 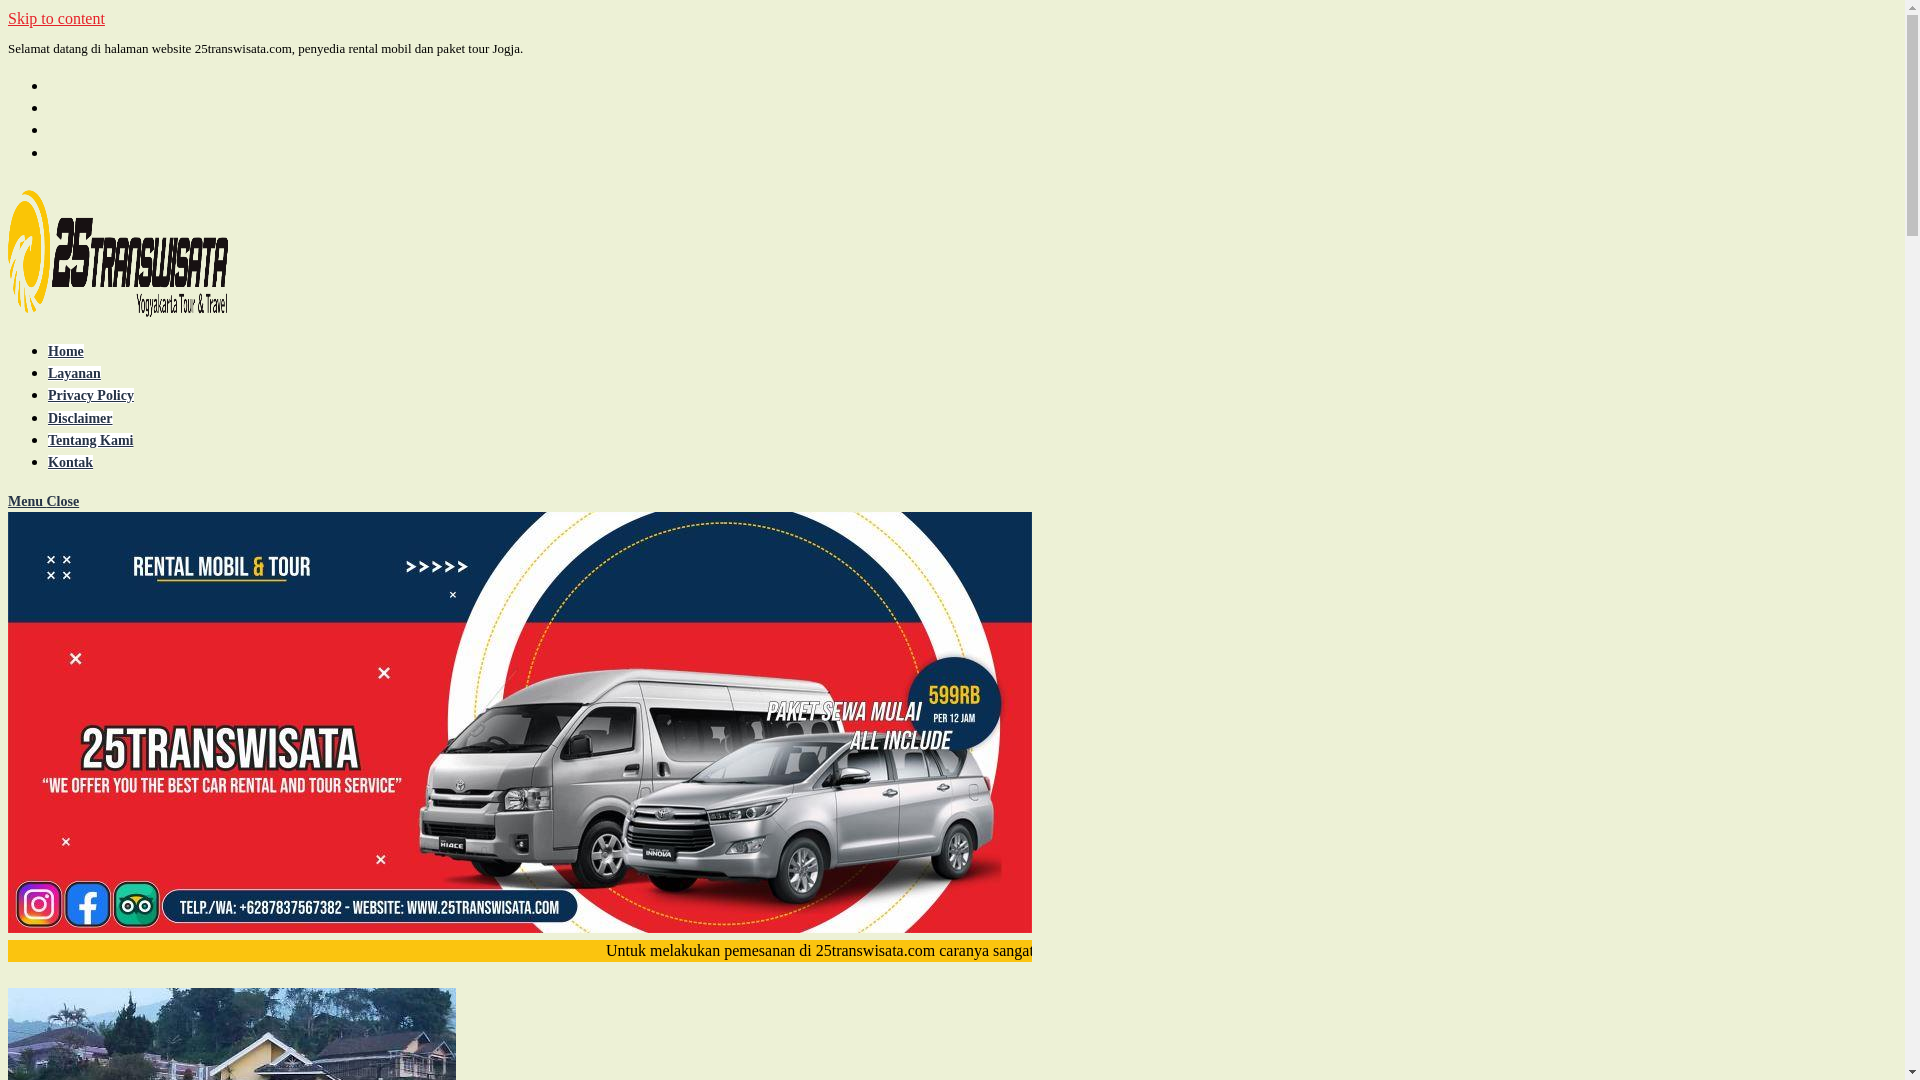 I want to click on 'Kontak', so click(x=70, y=462).